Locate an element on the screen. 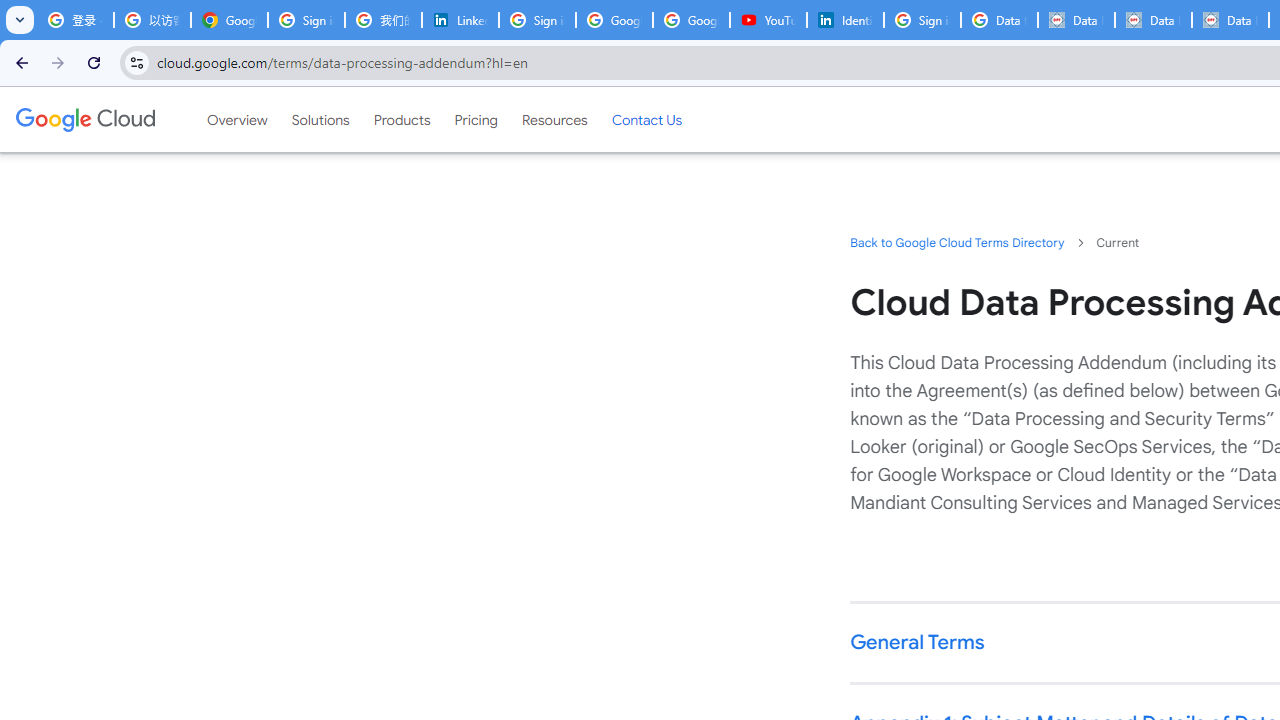 The width and height of the screenshot is (1280, 720). 'Back to Google Cloud Terms Directory' is located at coordinates (956, 241).